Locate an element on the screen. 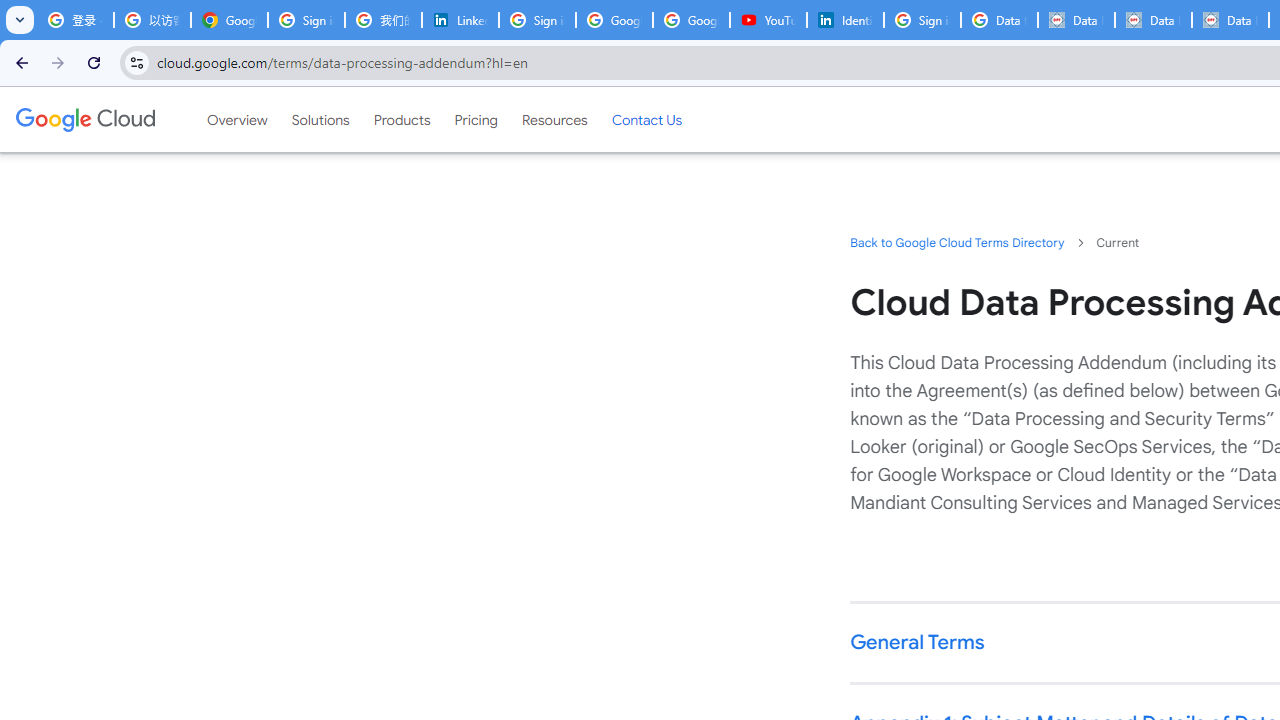 The width and height of the screenshot is (1280, 720). 'Back to Google Cloud Terms Directory' is located at coordinates (956, 241).